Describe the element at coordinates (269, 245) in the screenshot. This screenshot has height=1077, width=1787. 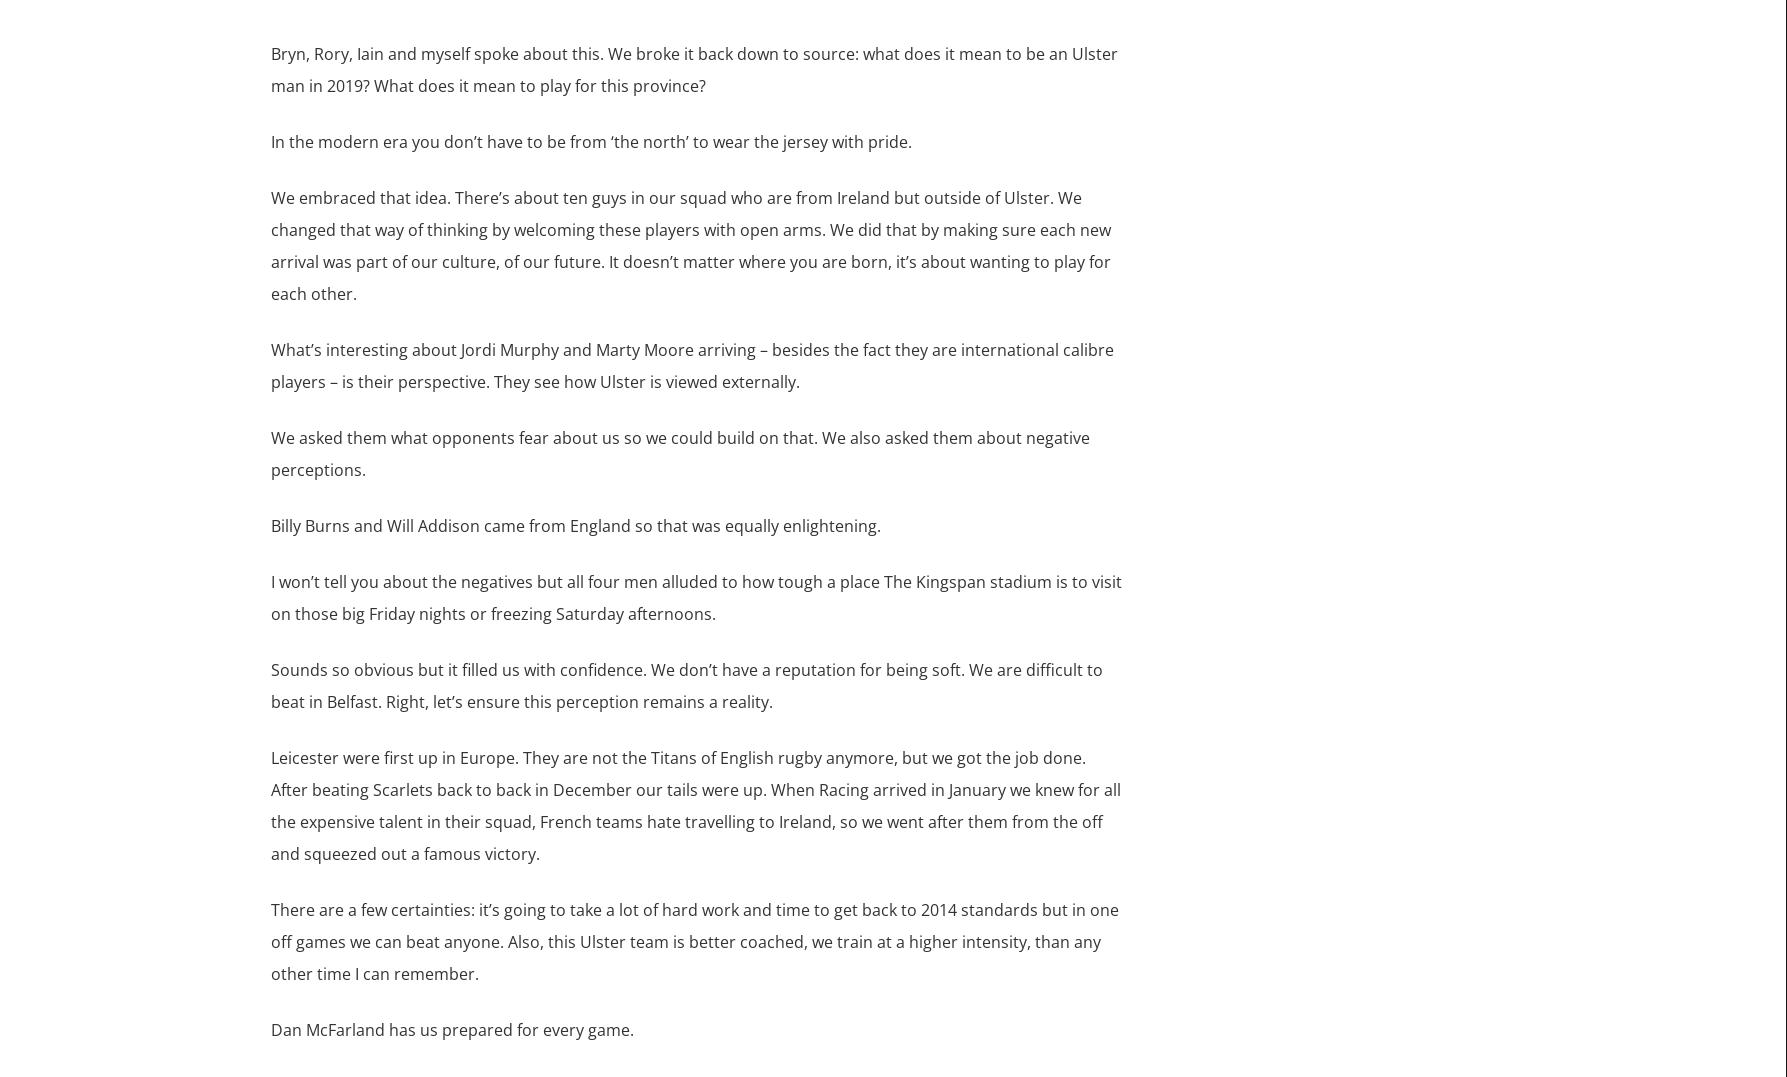
I see `'We embraced that idea. There’s about ten guys in our squad who are from Ireland but outside of Ulster. We changed that way of thinking by welcoming these players with open arms. We did that by making sure each new arrival was part of our culture, of our future. It doesn’t matter where you are born, it’s about wanting to play for each other.'` at that location.